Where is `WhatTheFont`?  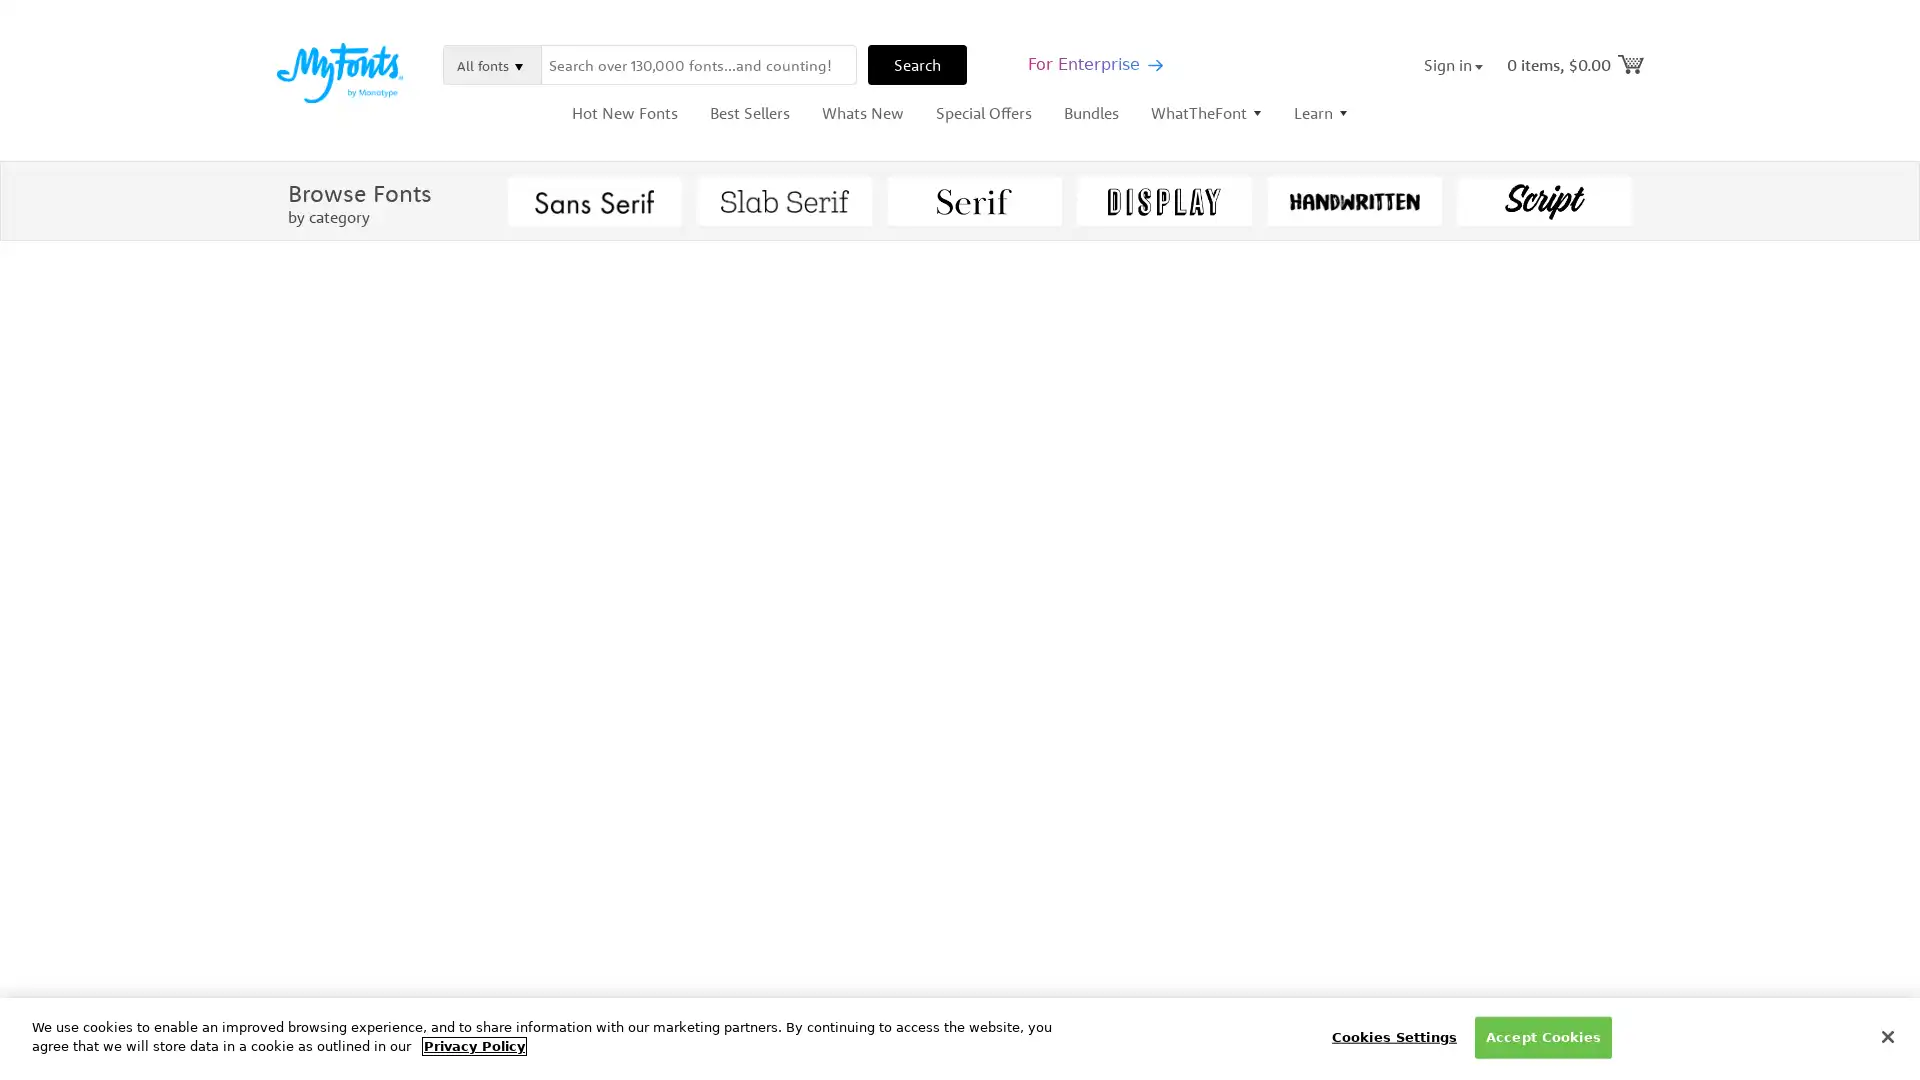
WhatTheFont is located at coordinates (1205, 112).